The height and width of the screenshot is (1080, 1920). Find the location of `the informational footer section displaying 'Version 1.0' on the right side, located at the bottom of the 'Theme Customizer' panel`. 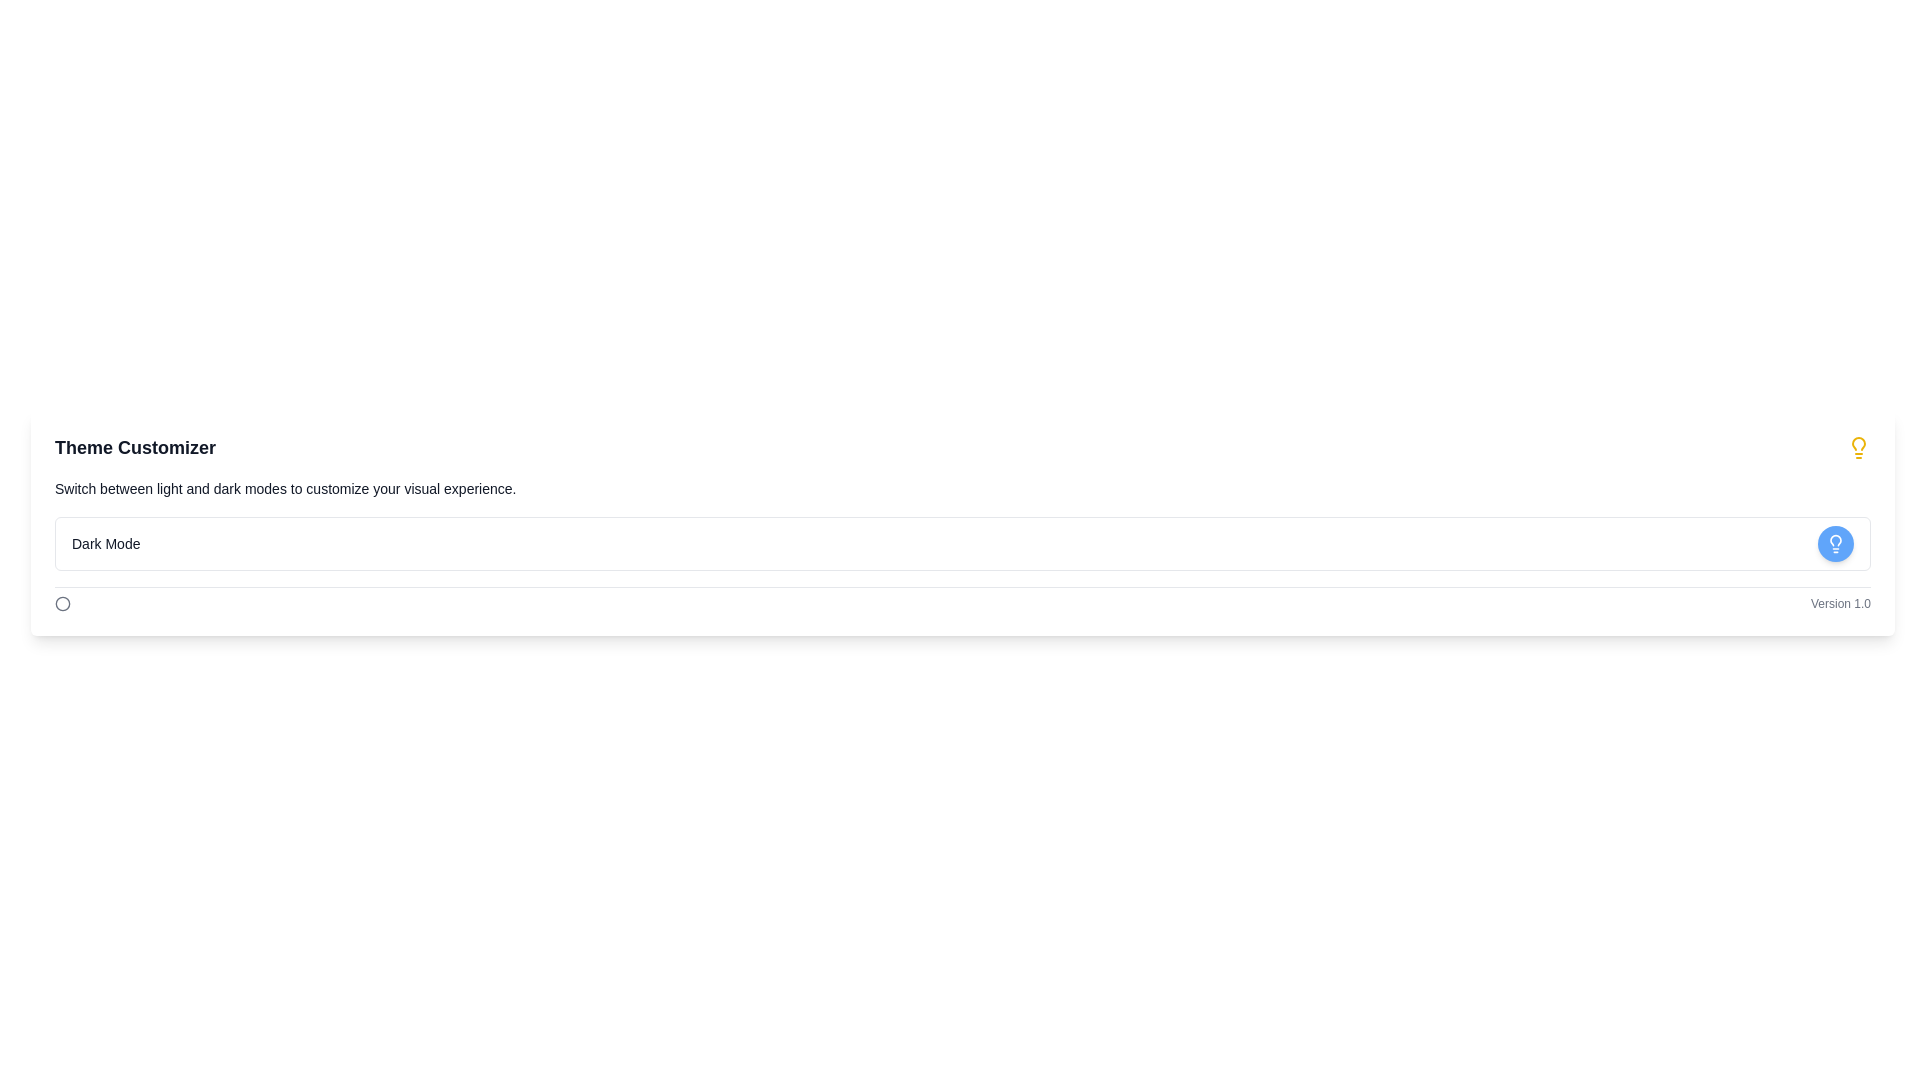

the informational footer section displaying 'Version 1.0' on the right side, located at the bottom of the 'Theme Customizer' panel is located at coordinates (963, 597).